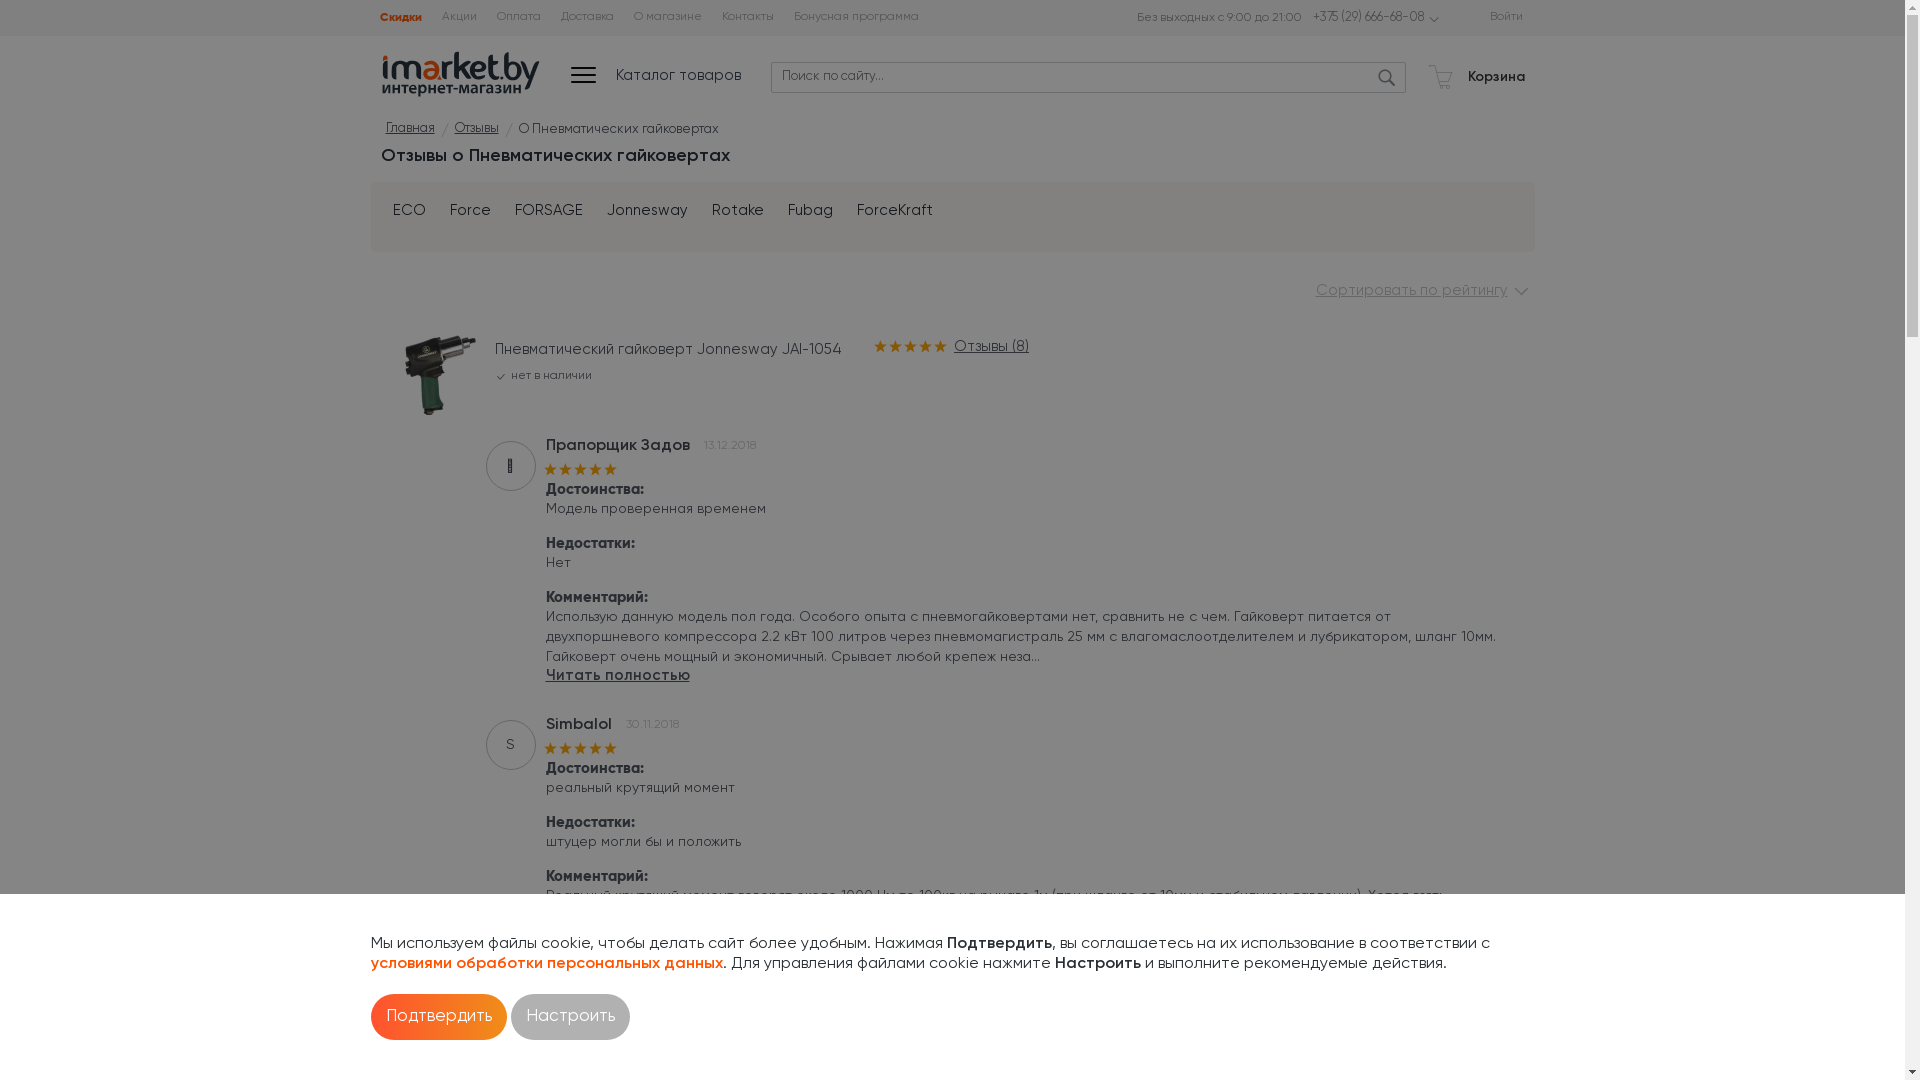 This screenshot has width=1920, height=1080. Describe the element at coordinates (469, 211) in the screenshot. I see `'Force'` at that location.